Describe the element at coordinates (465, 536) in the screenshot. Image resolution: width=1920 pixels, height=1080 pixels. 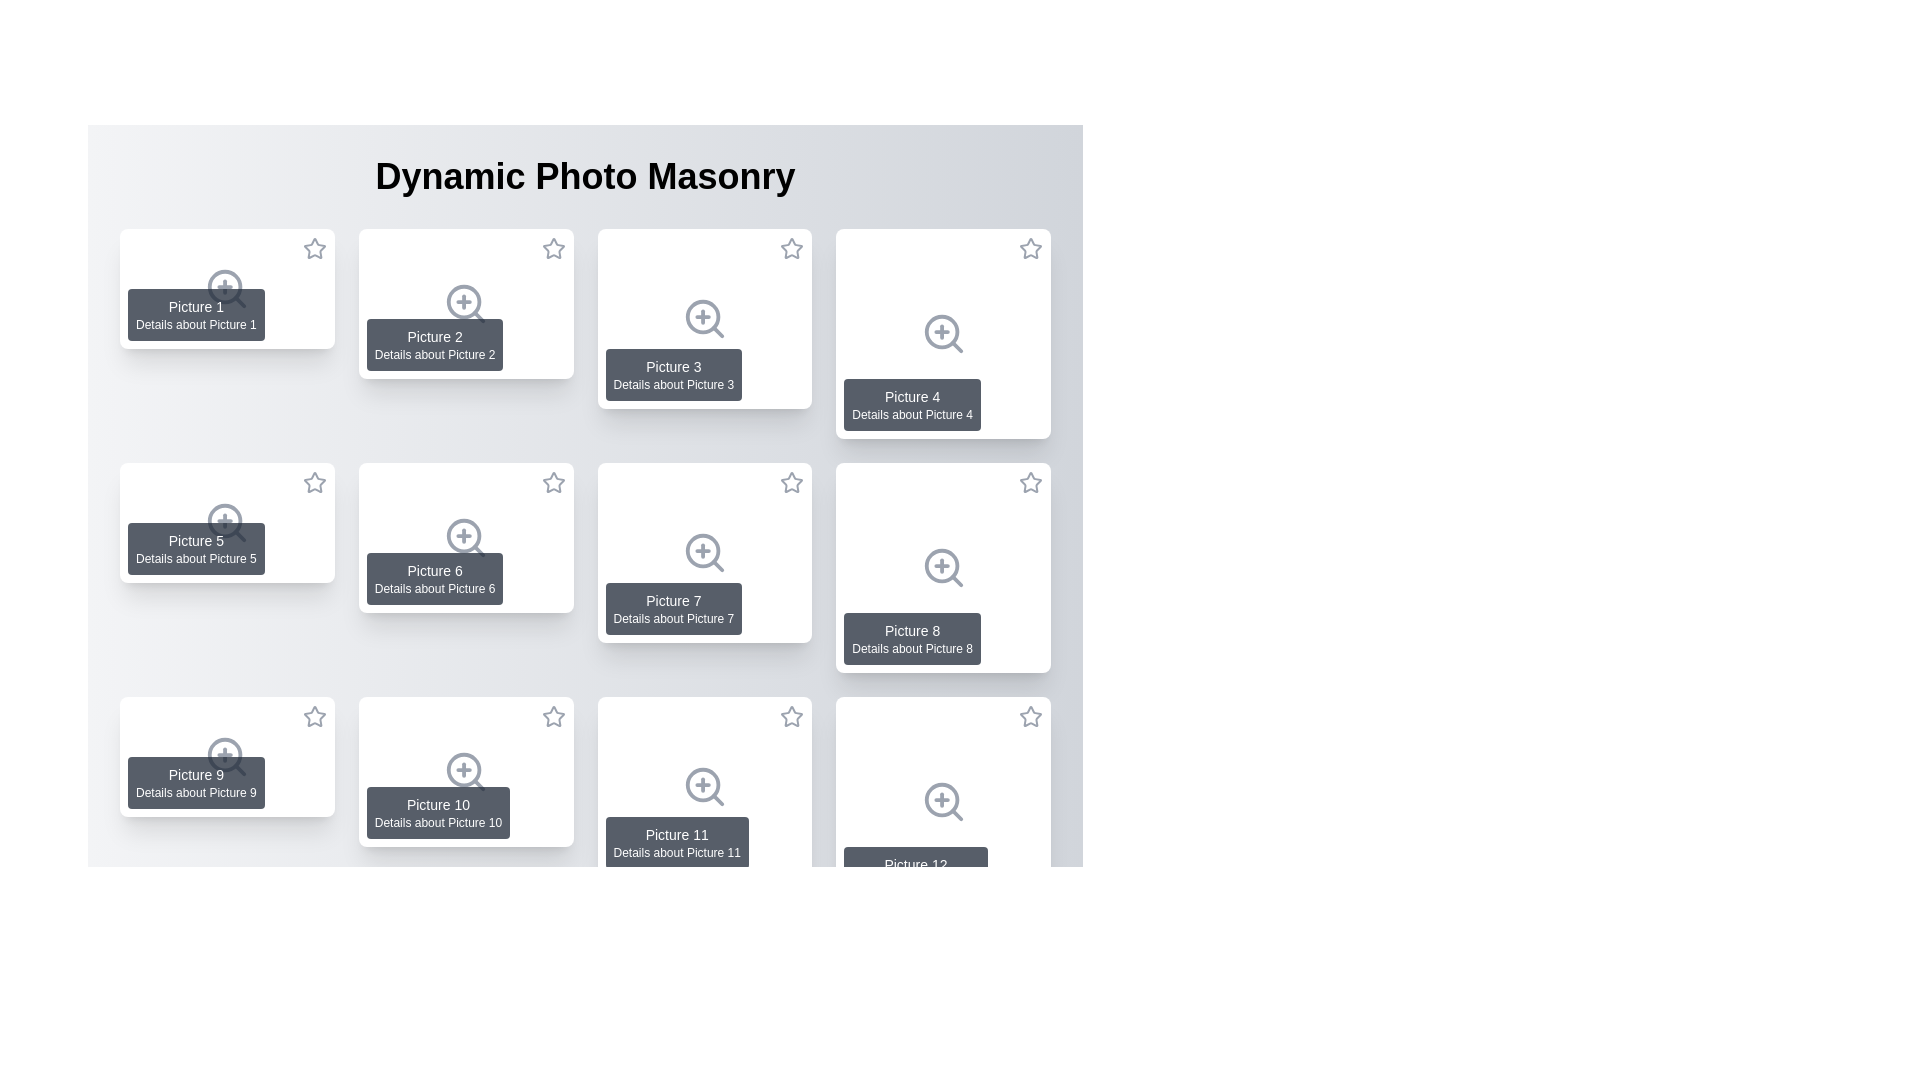
I see `the image labeled 'Picture 6' in the Card Component to enlarge it` at that location.